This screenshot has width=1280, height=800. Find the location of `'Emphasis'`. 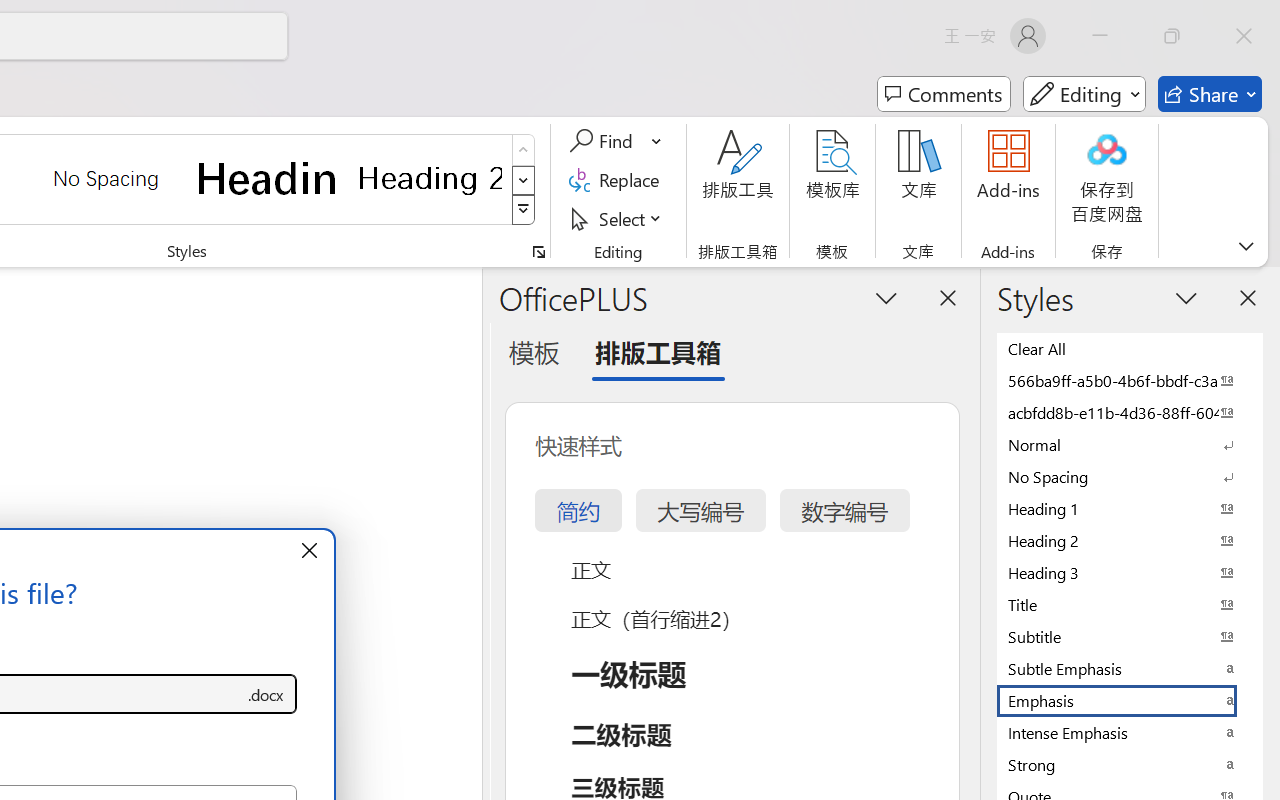

'Emphasis' is located at coordinates (1130, 700).